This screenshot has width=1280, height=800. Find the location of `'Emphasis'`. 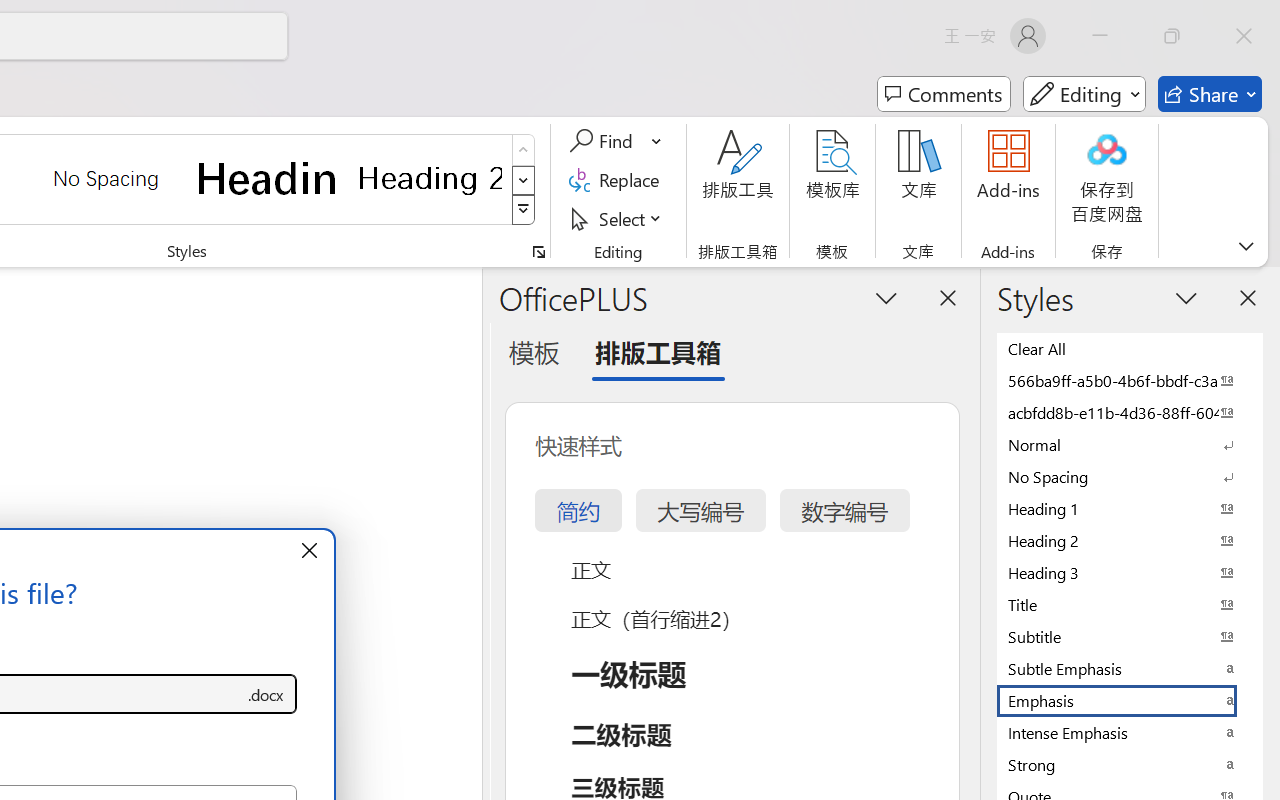

'Emphasis' is located at coordinates (1130, 700).